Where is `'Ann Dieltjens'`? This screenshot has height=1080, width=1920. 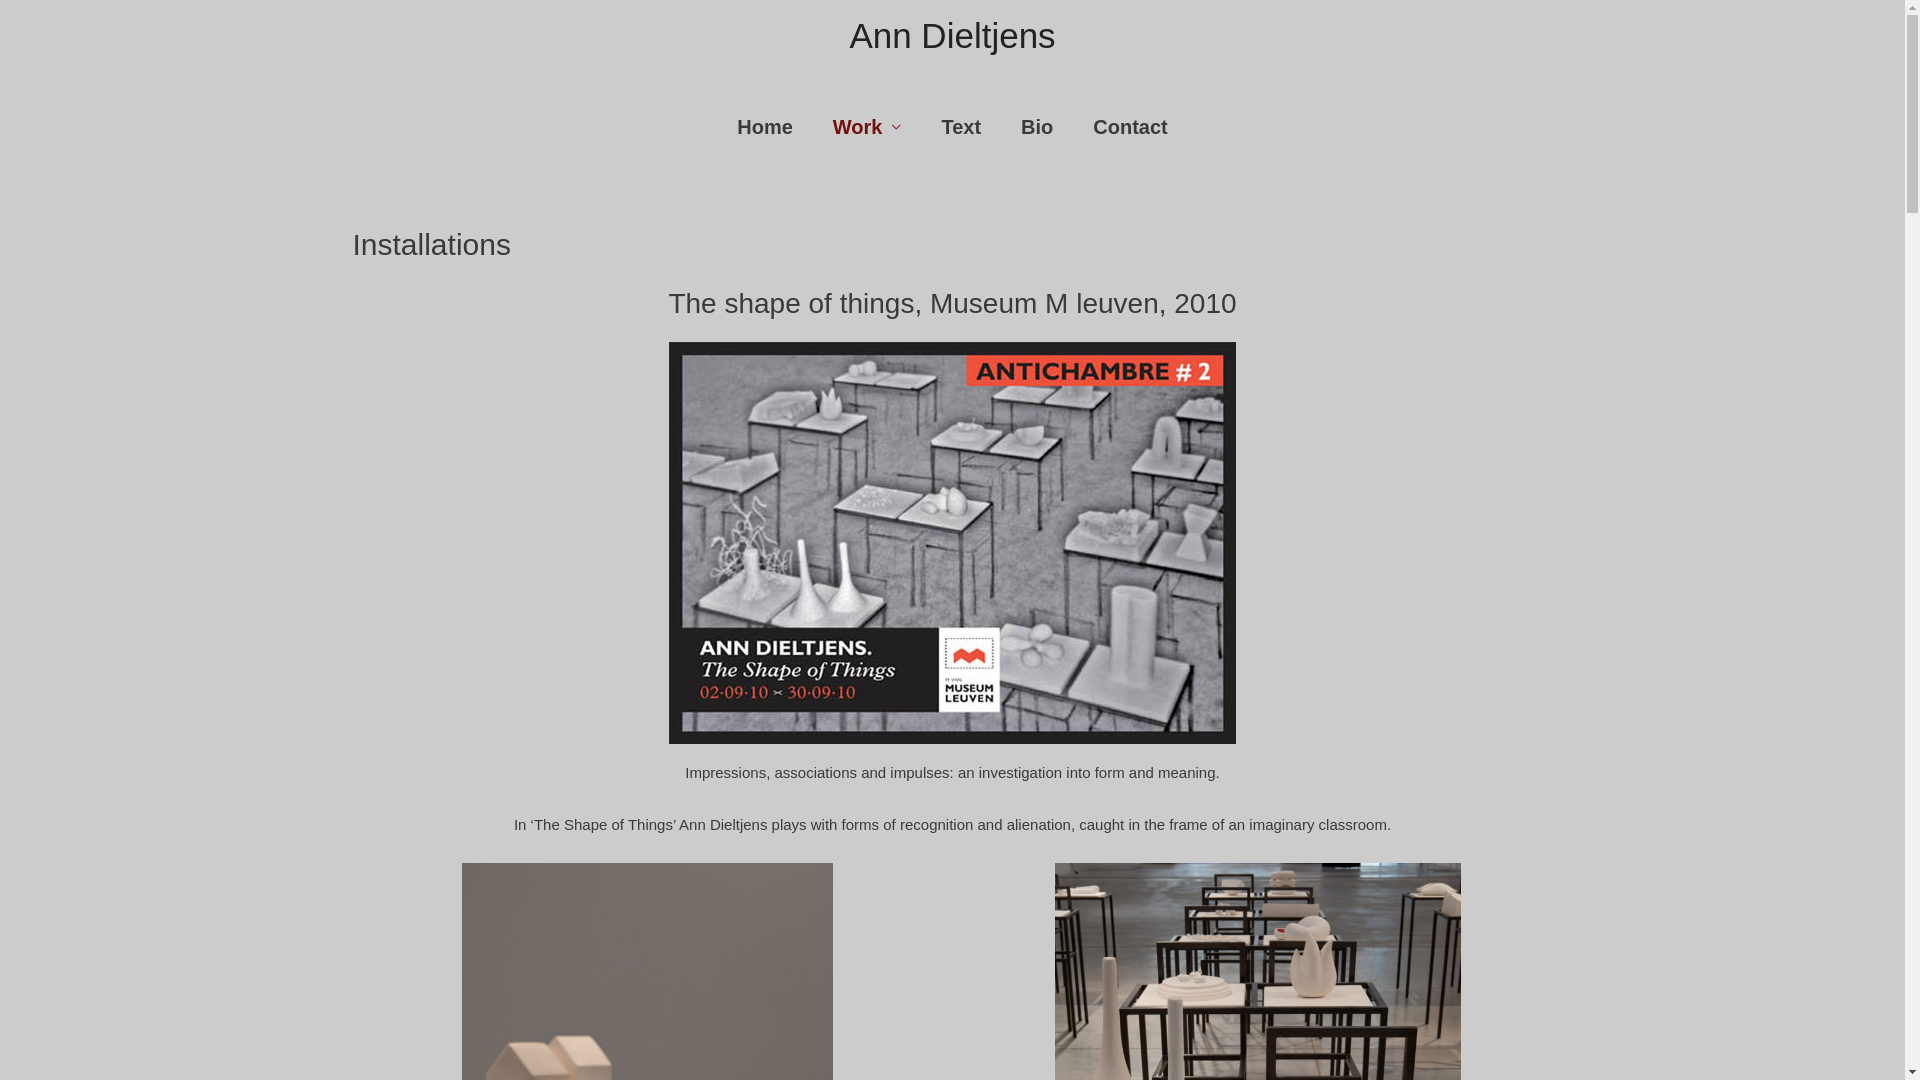
'Ann Dieltjens' is located at coordinates (950, 35).